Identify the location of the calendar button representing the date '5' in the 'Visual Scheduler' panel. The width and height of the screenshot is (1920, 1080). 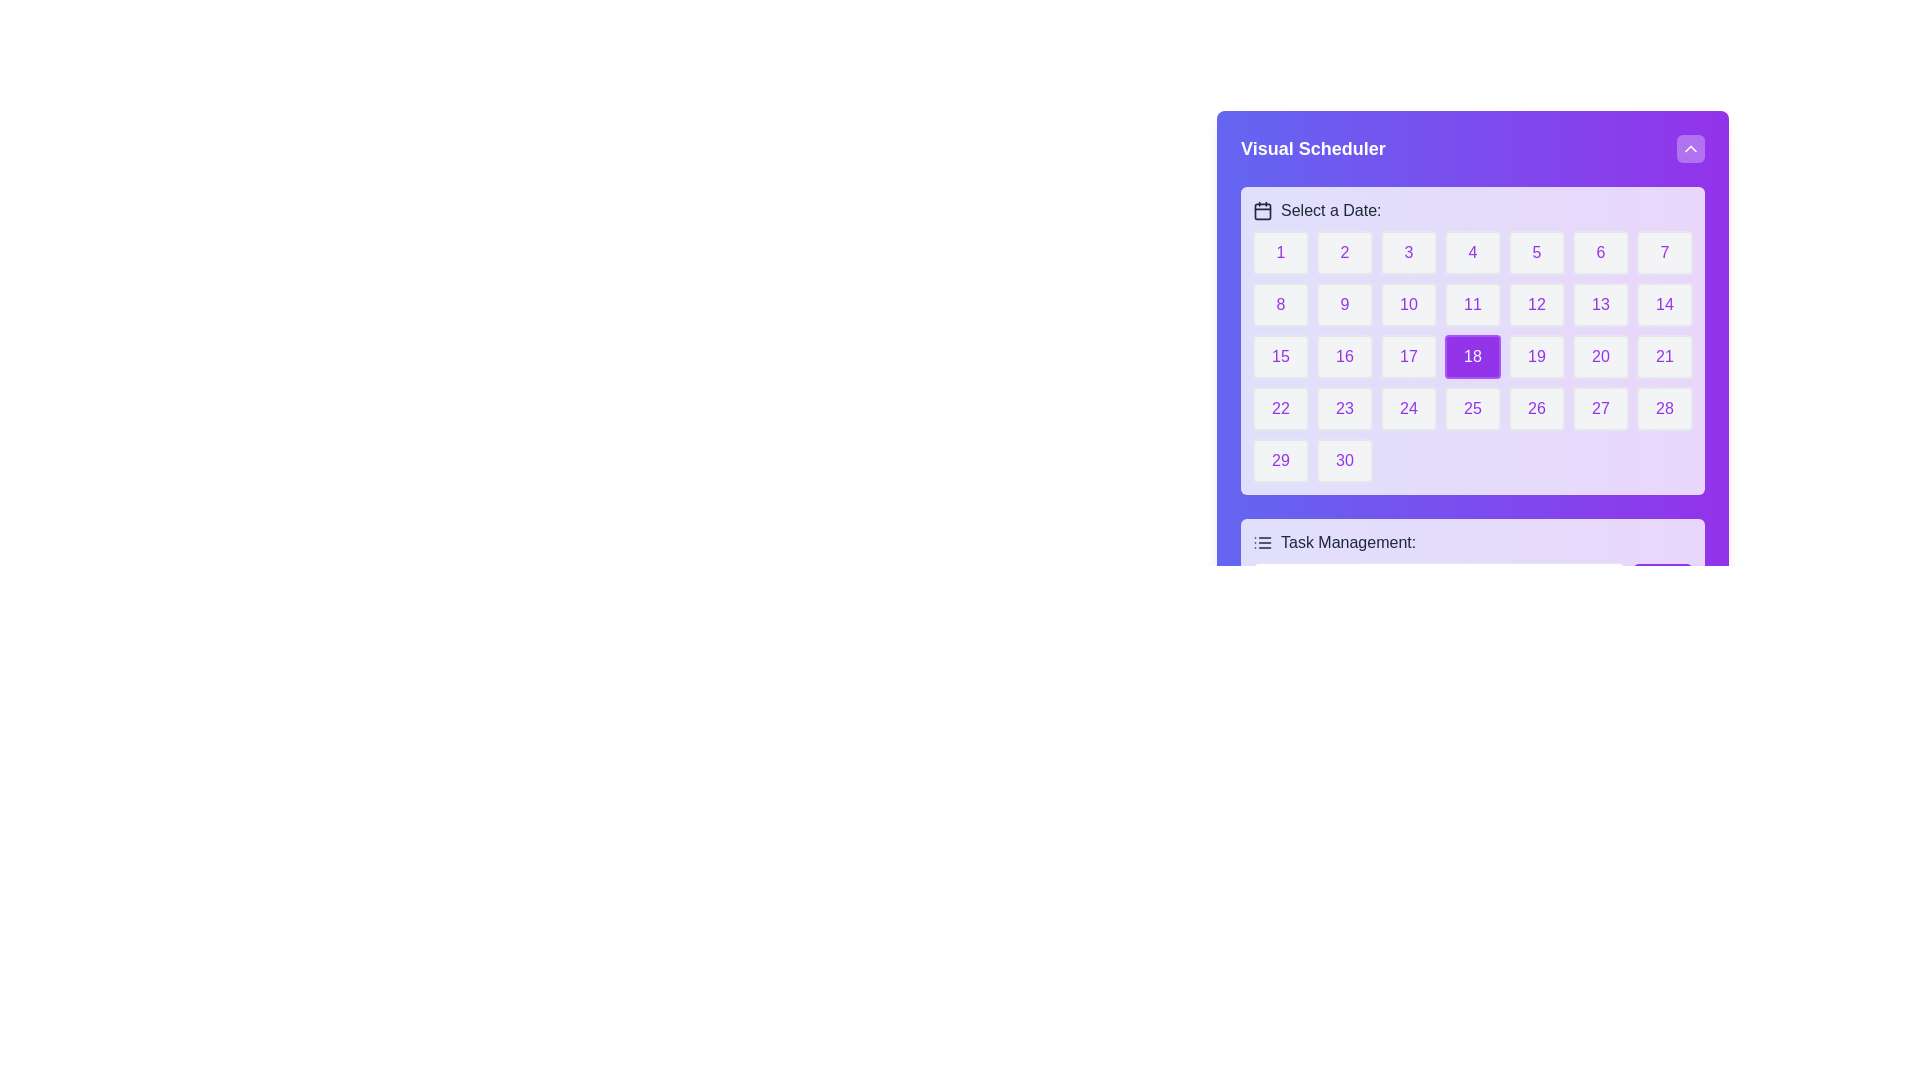
(1535, 252).